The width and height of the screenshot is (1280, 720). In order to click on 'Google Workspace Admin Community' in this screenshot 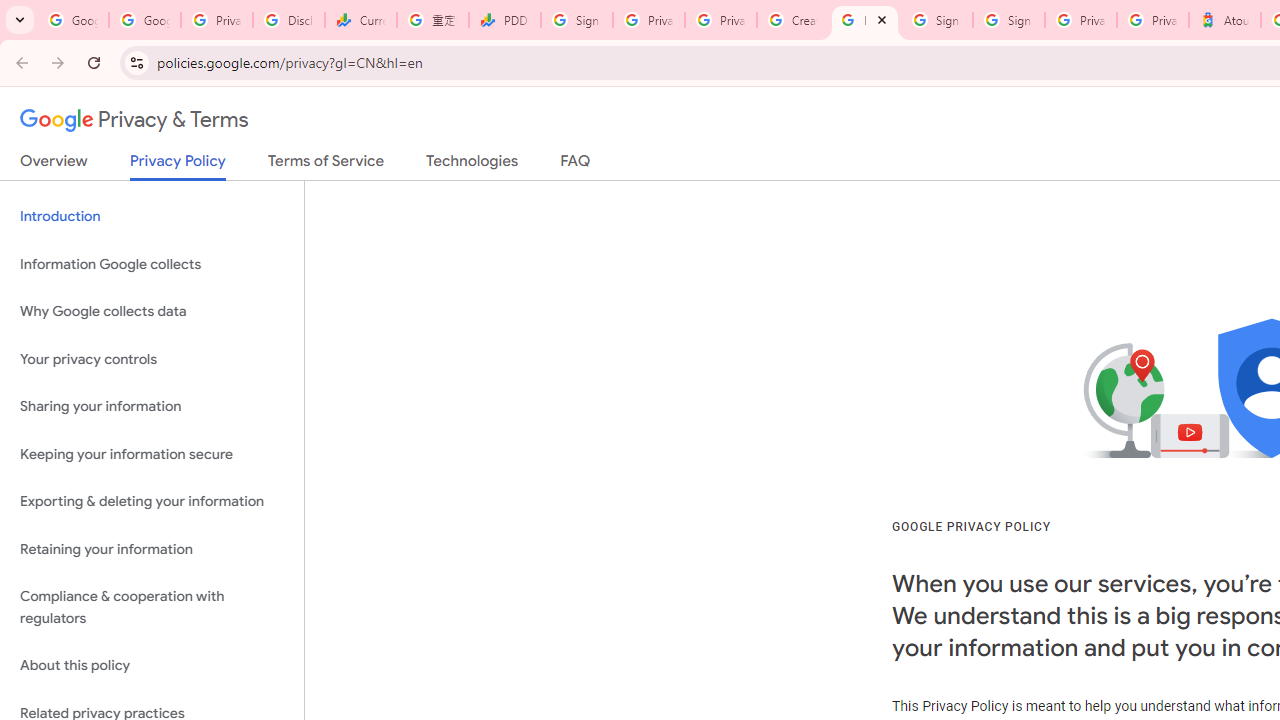, I will do `click(72, 20)`.